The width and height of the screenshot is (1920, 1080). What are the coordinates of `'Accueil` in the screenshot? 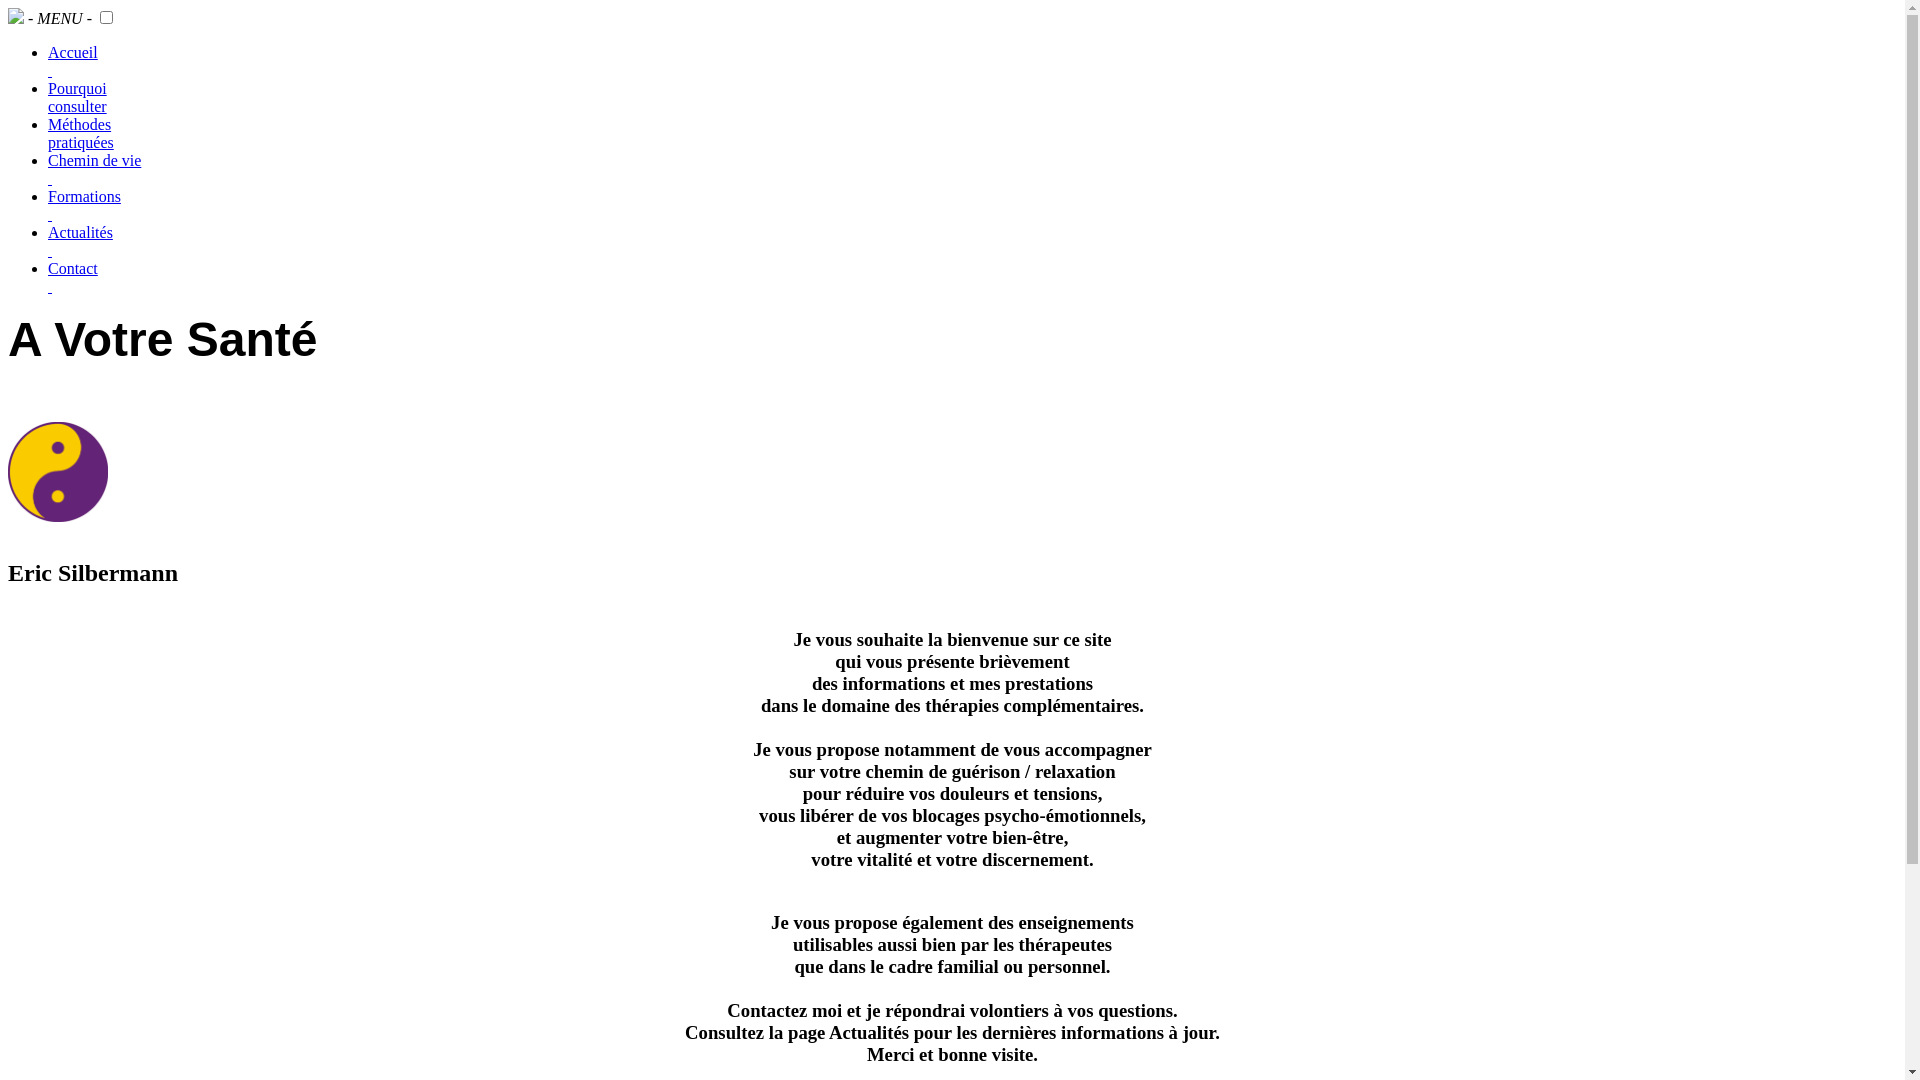 It's located at (72, 60).